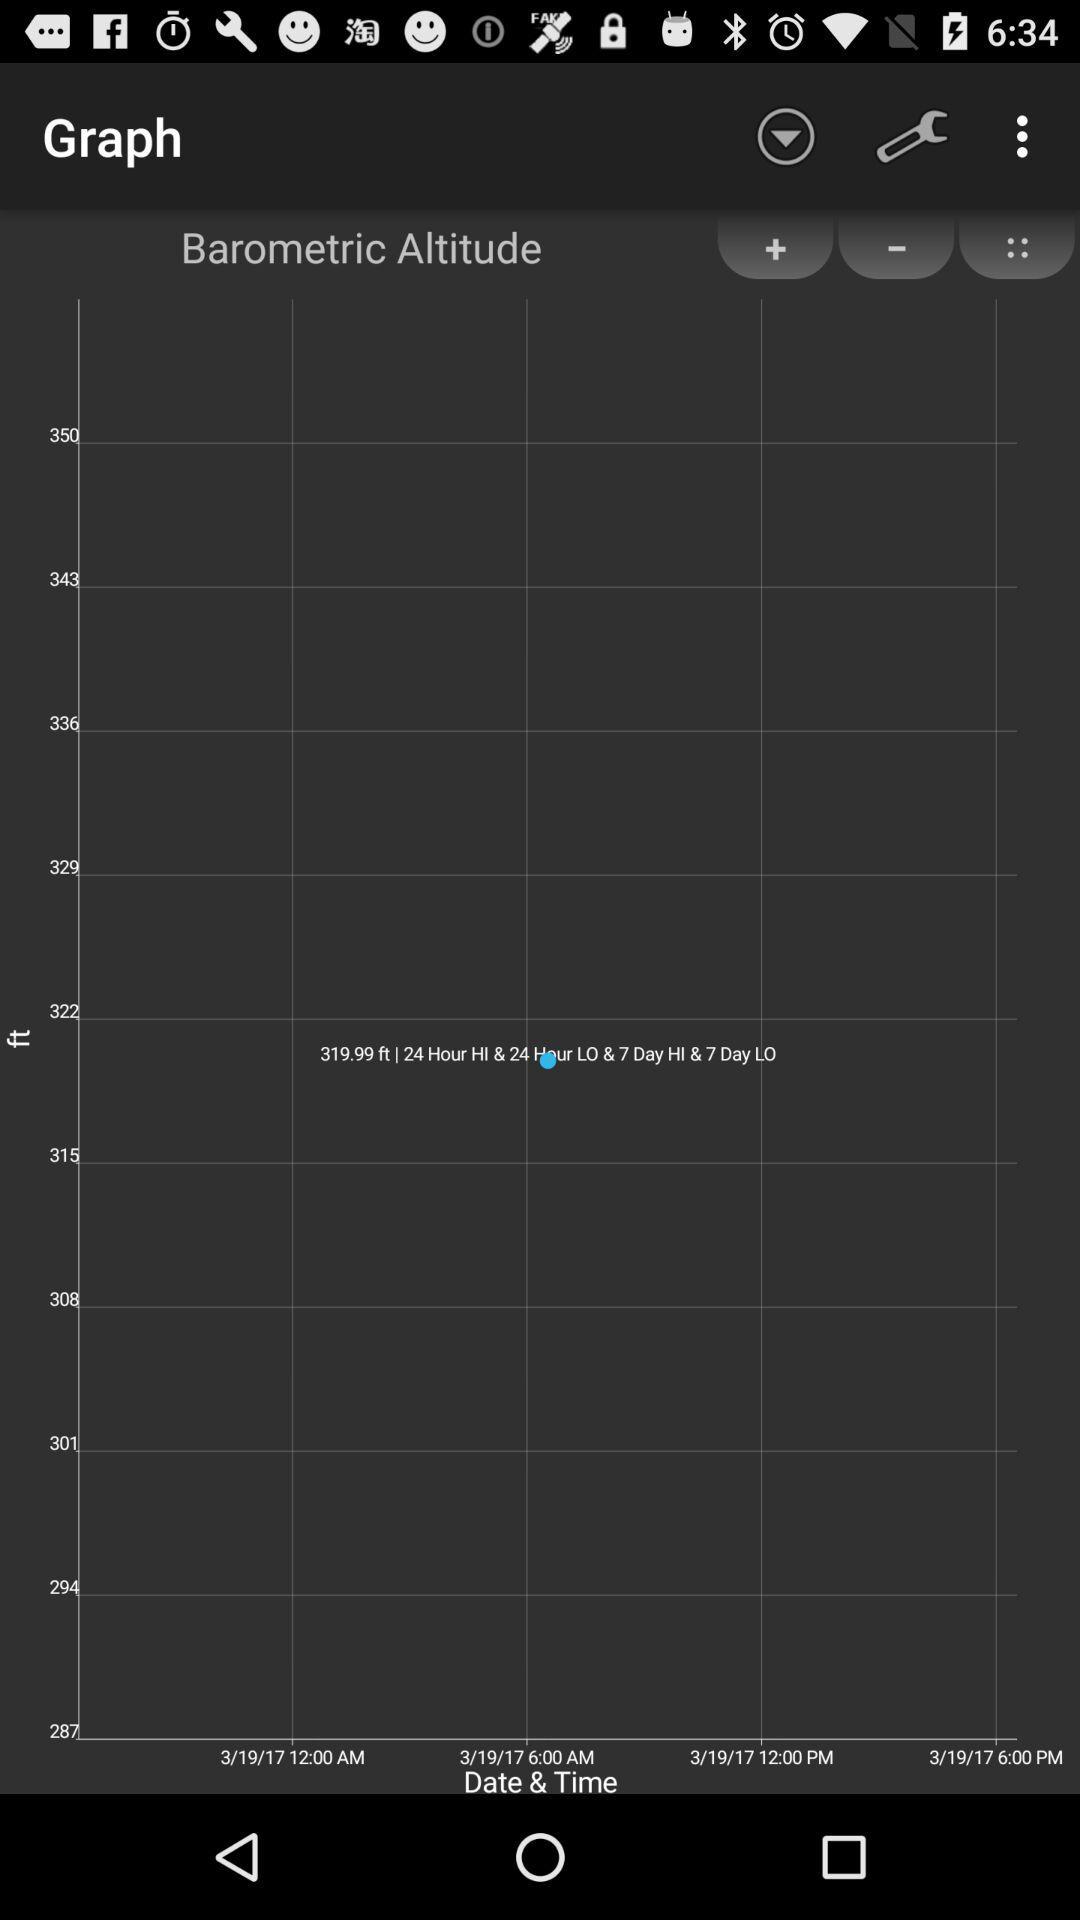 The height and width of the screenshot is (1920, 1080). I want to click on the item to the right of +, so click(895, 246).